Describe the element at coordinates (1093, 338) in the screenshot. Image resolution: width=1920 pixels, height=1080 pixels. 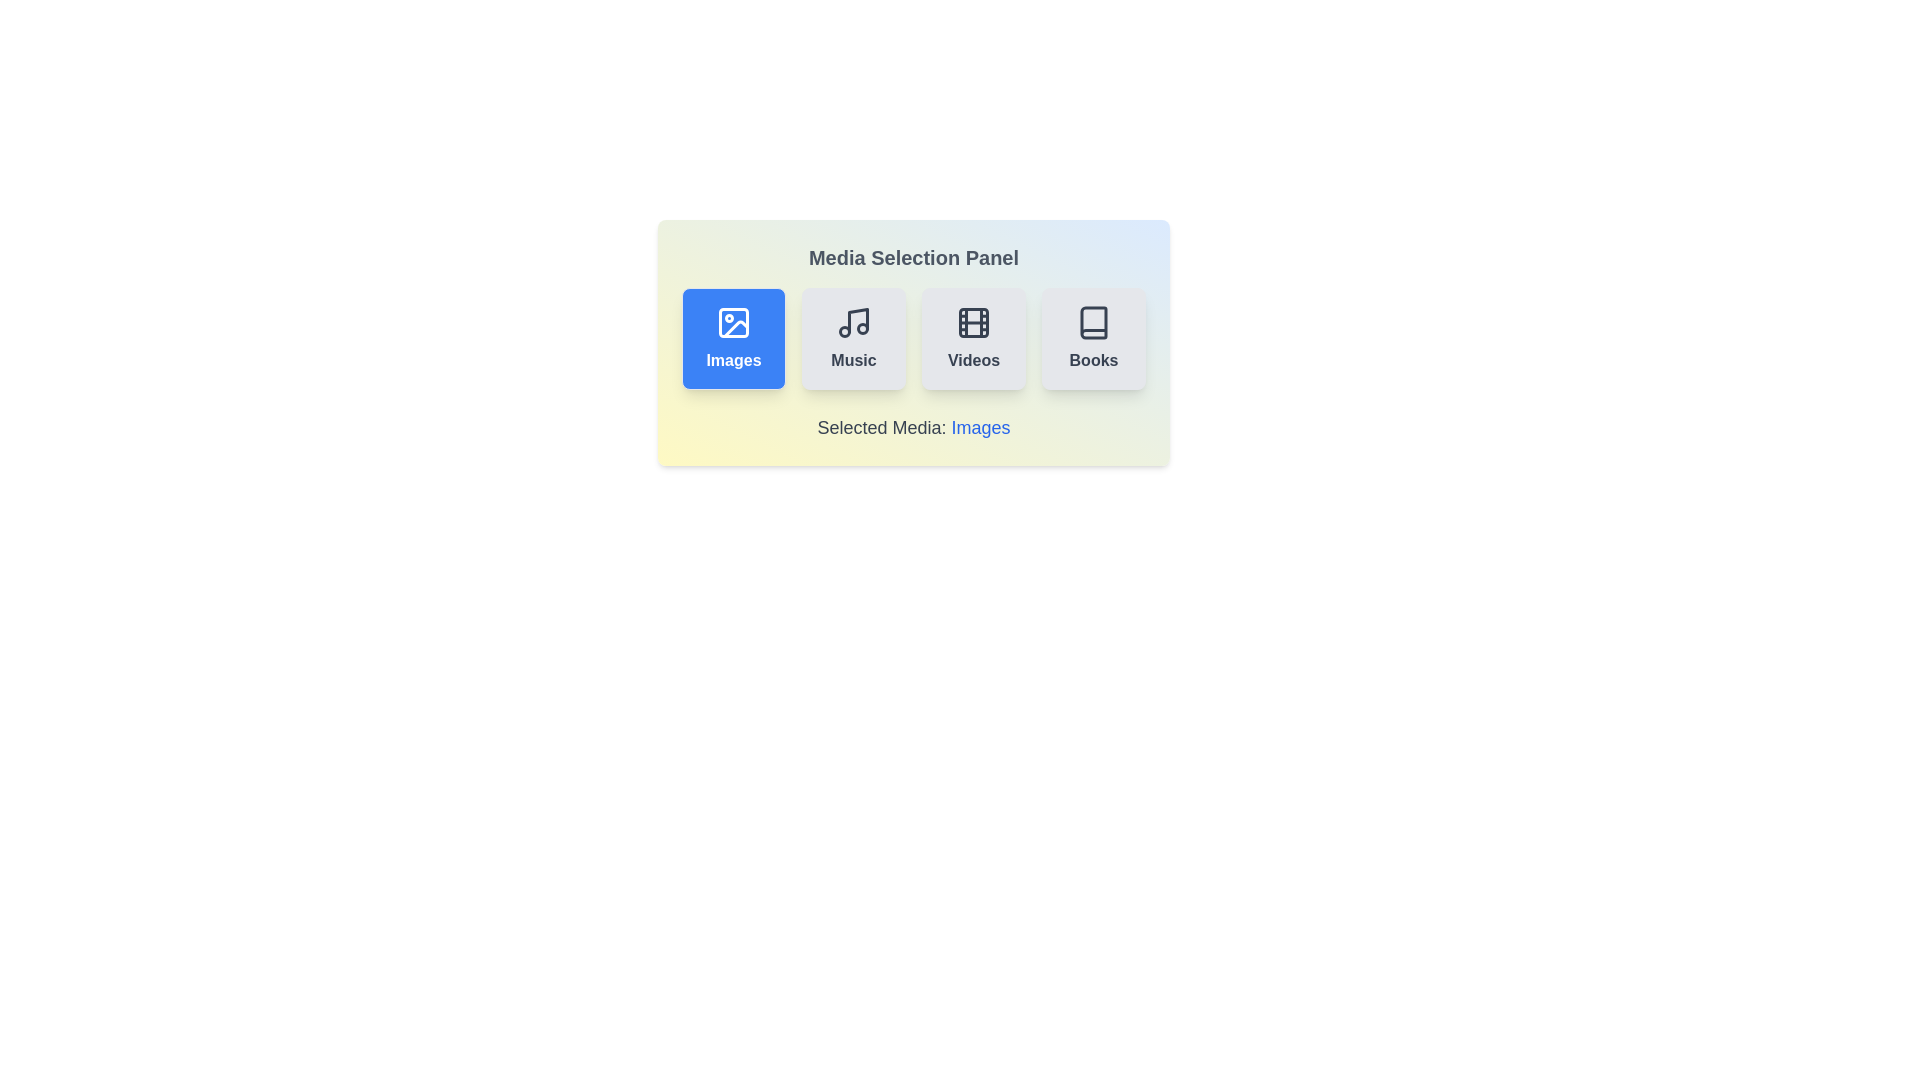
I see `the media type Books by clicking on its respective button` at that location.